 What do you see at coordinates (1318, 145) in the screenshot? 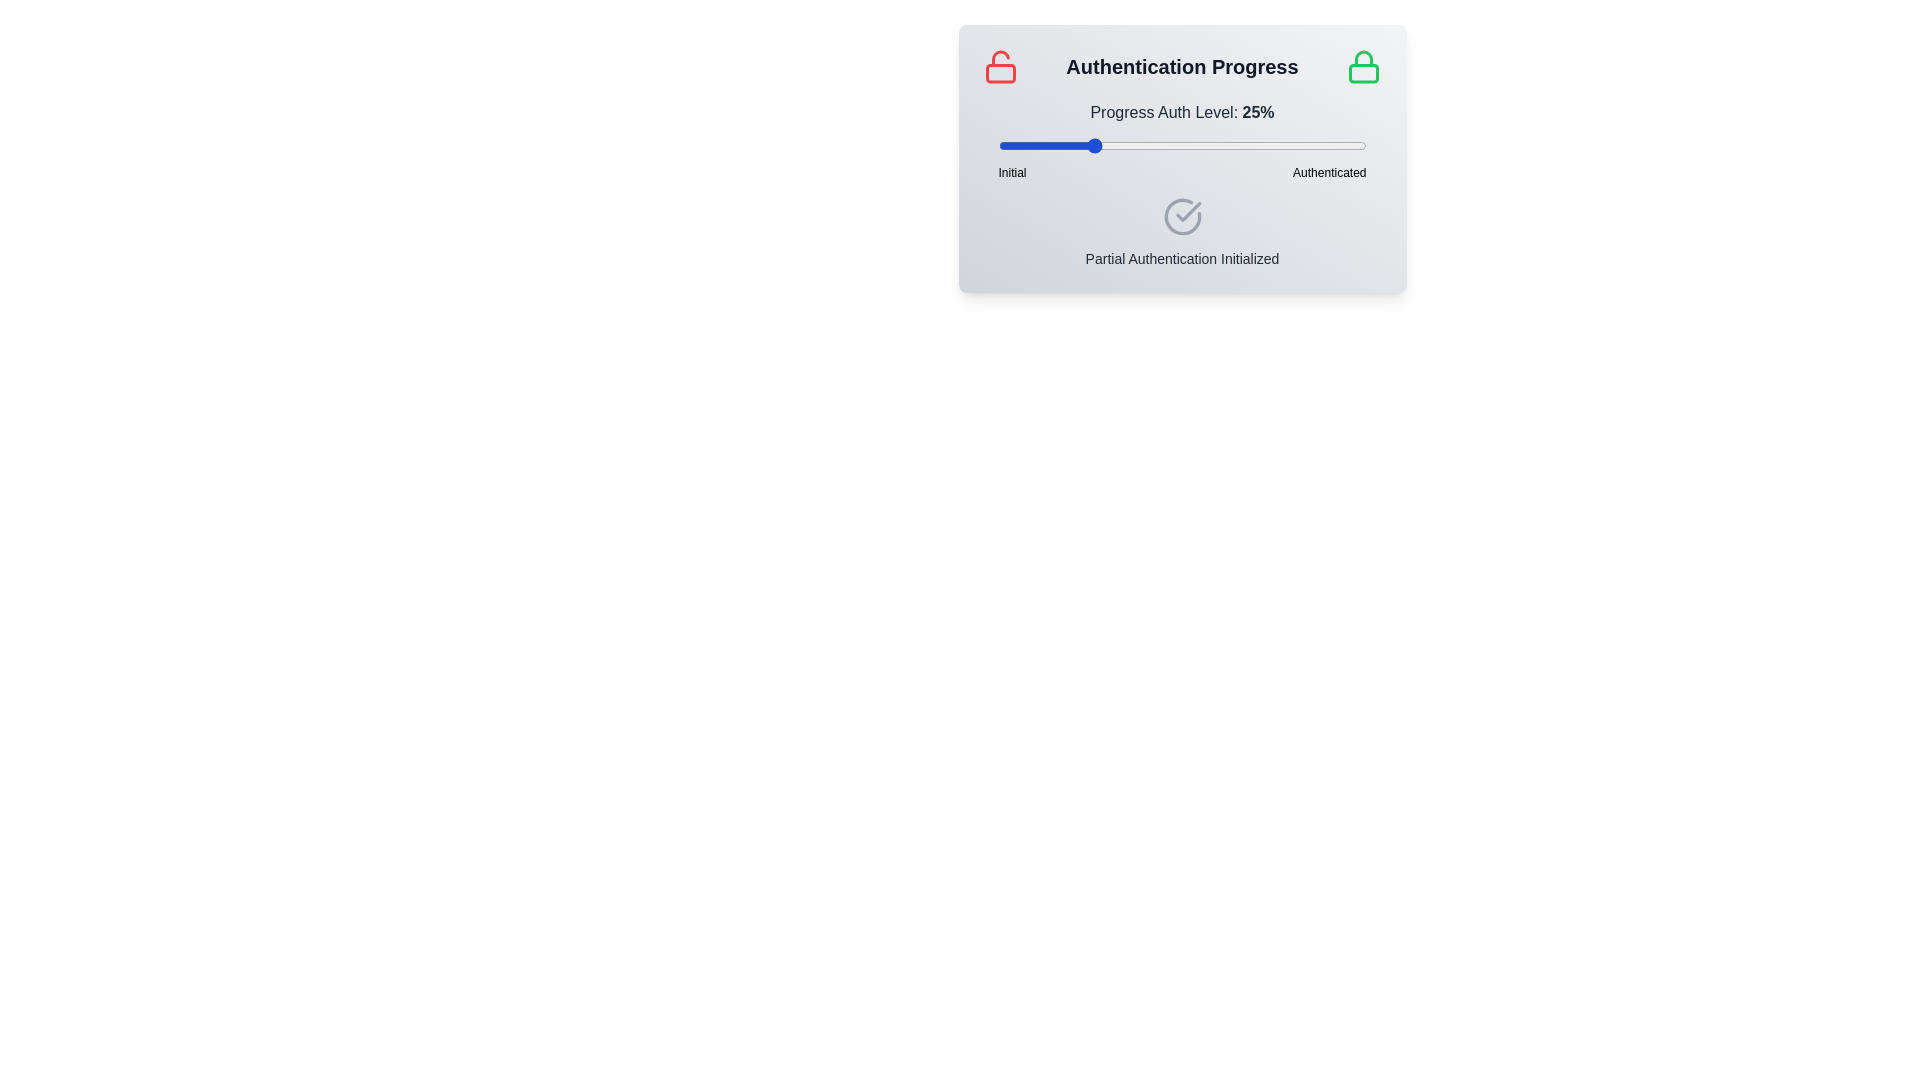
I see `the slider to set the authentication level to 87` at bounding box center [1318, 145].